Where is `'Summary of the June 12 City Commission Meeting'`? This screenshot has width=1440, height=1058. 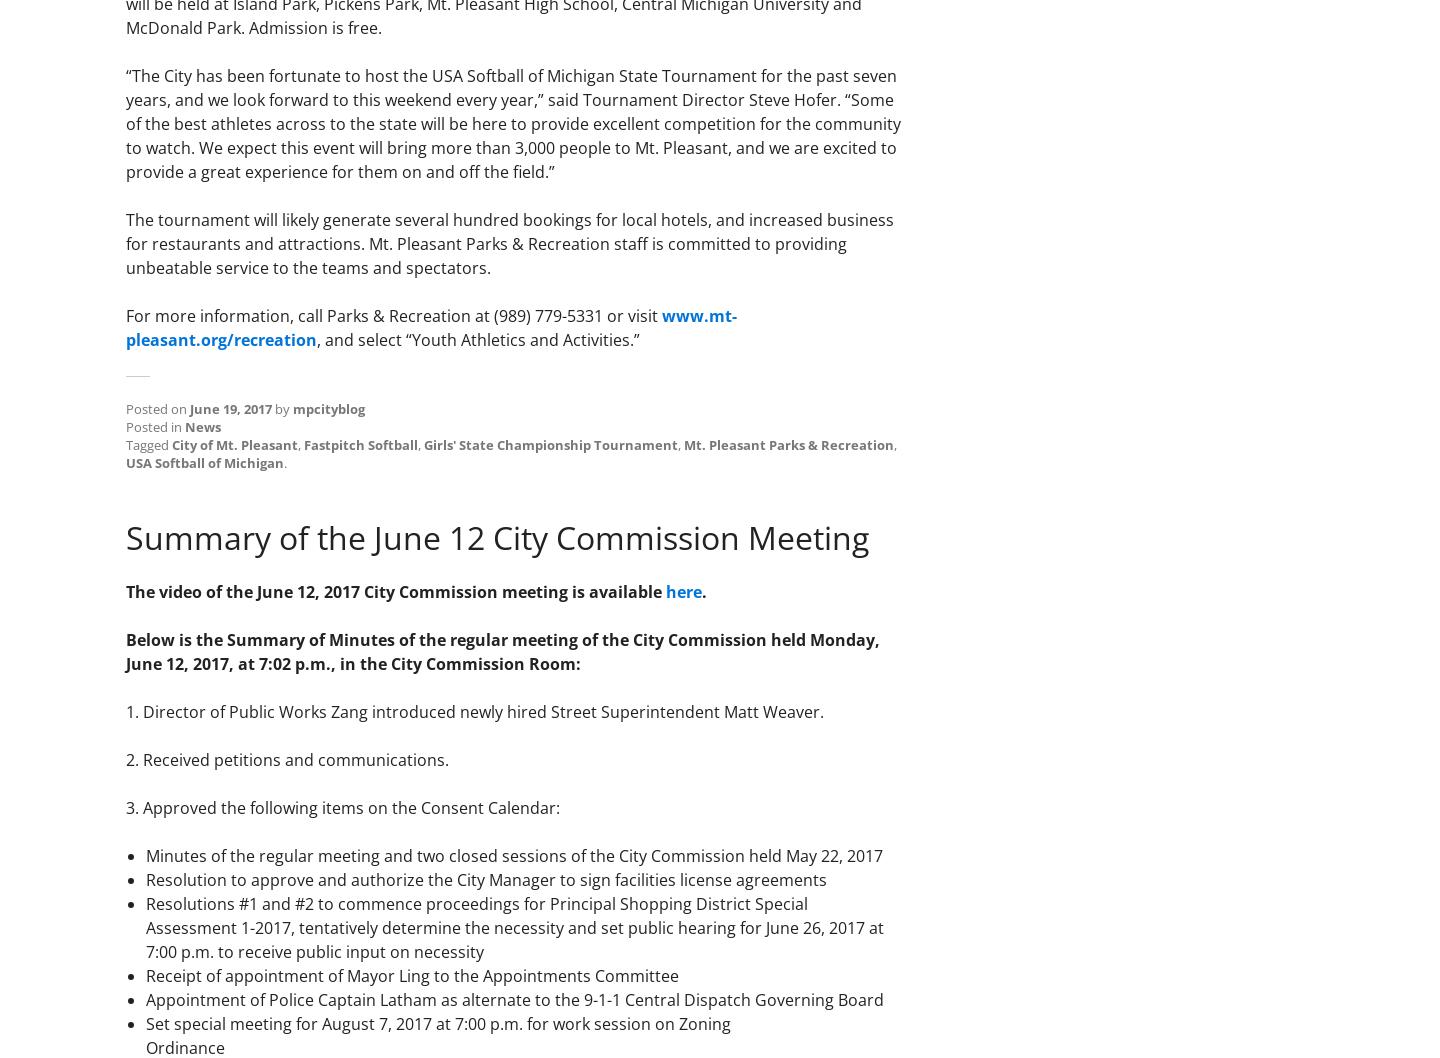 'Summary of the June 12 City Commission Meeting' is located at coordinates (496, 536).